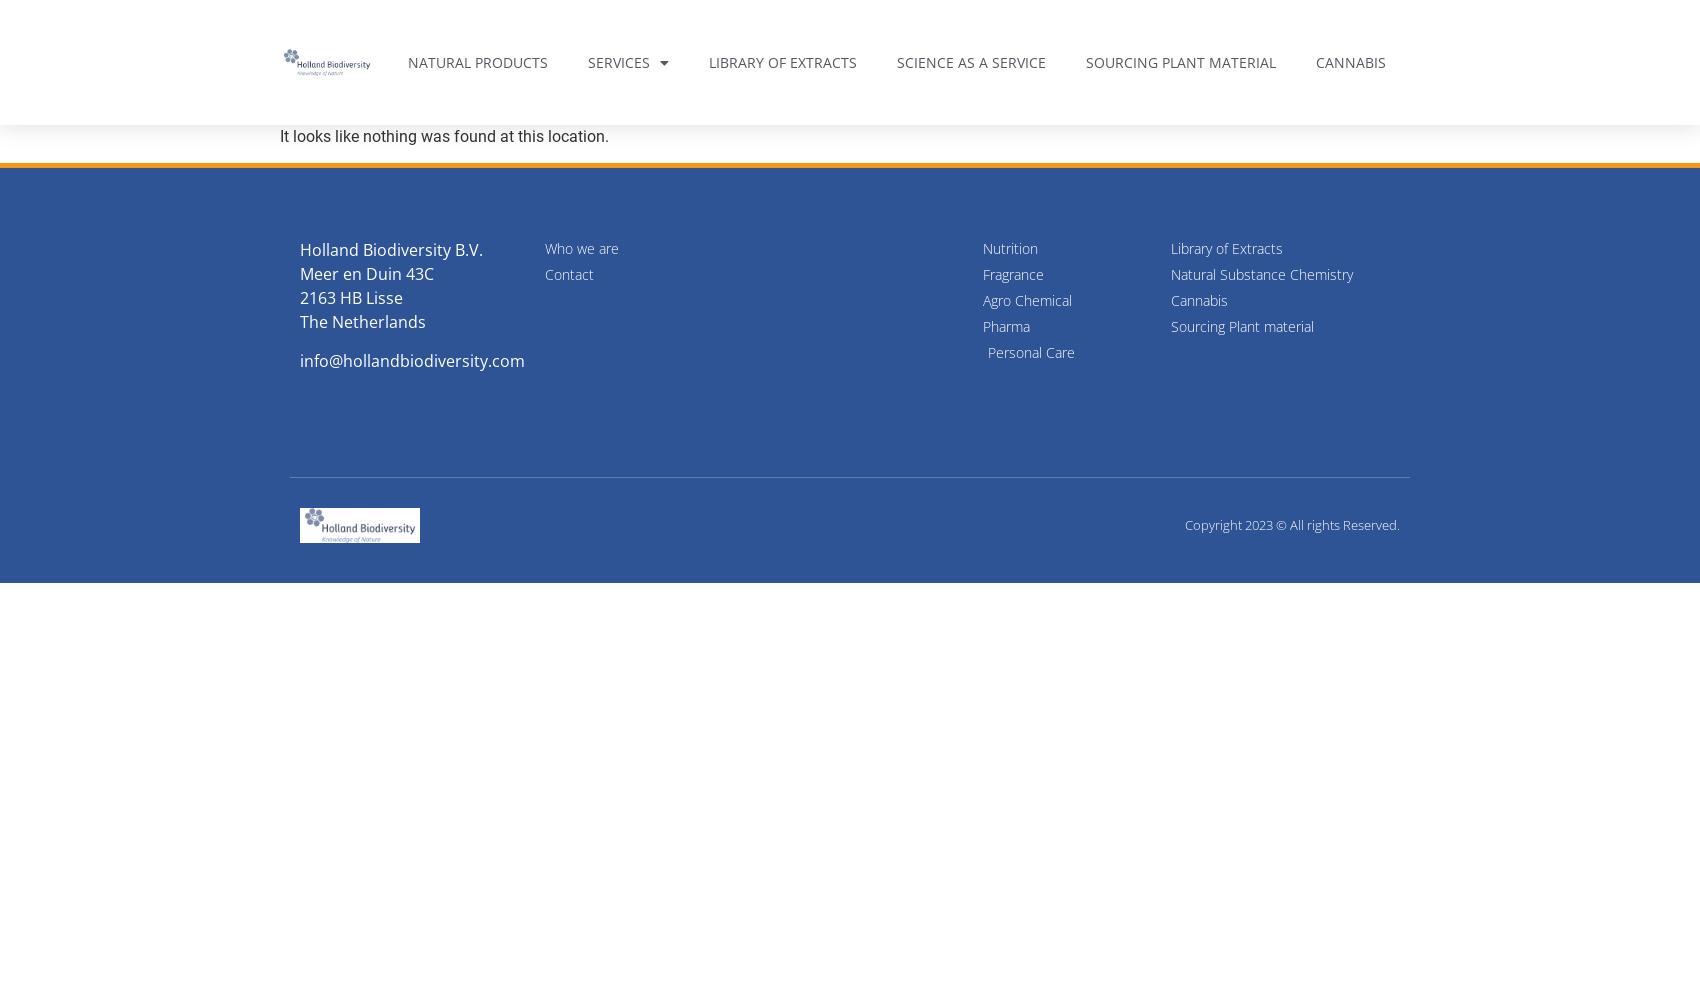 The height and width of the screenshot is (1000, 1700). Describe the element at coordinates (581, 247) in the screenshot. I see `'Who we are'` at that location.